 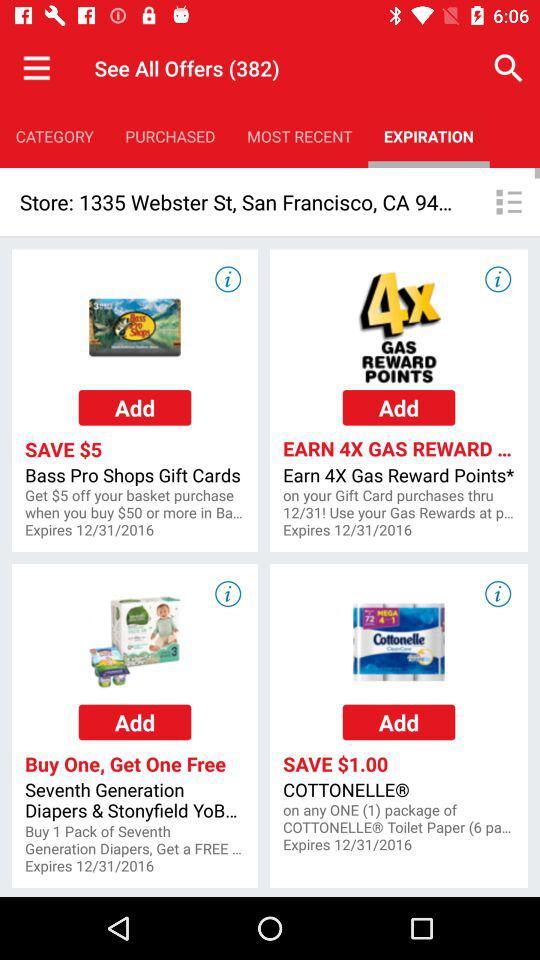 I want to click on the first information icon from top, so click(x=226, y=277).